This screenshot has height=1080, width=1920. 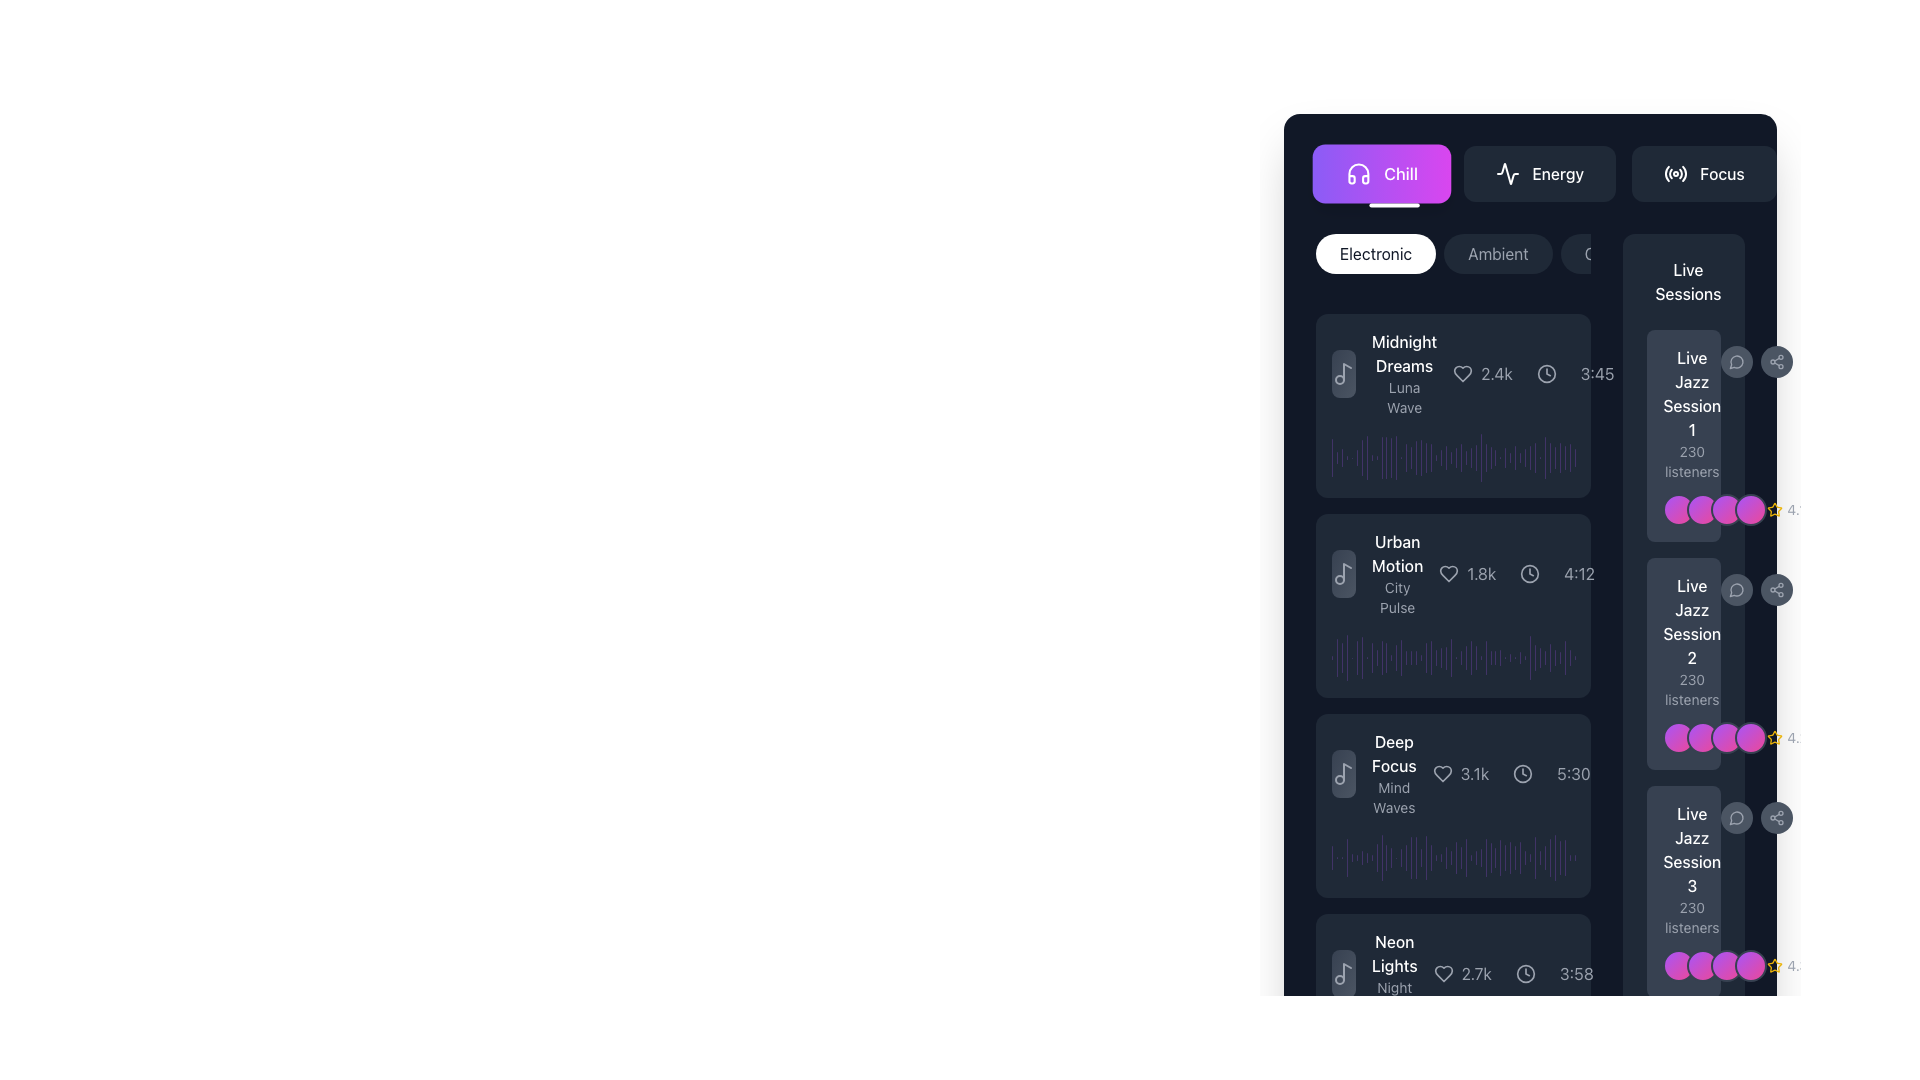 What do you see at coordinates (1393, 753) in the screenshot?
I see `text label that serves as the title or header for the associated content in the third card of the vertical list, located above 'Mind Waves' and next to the '3.1k' numerical indicator` at bounding box center [1393, 753].